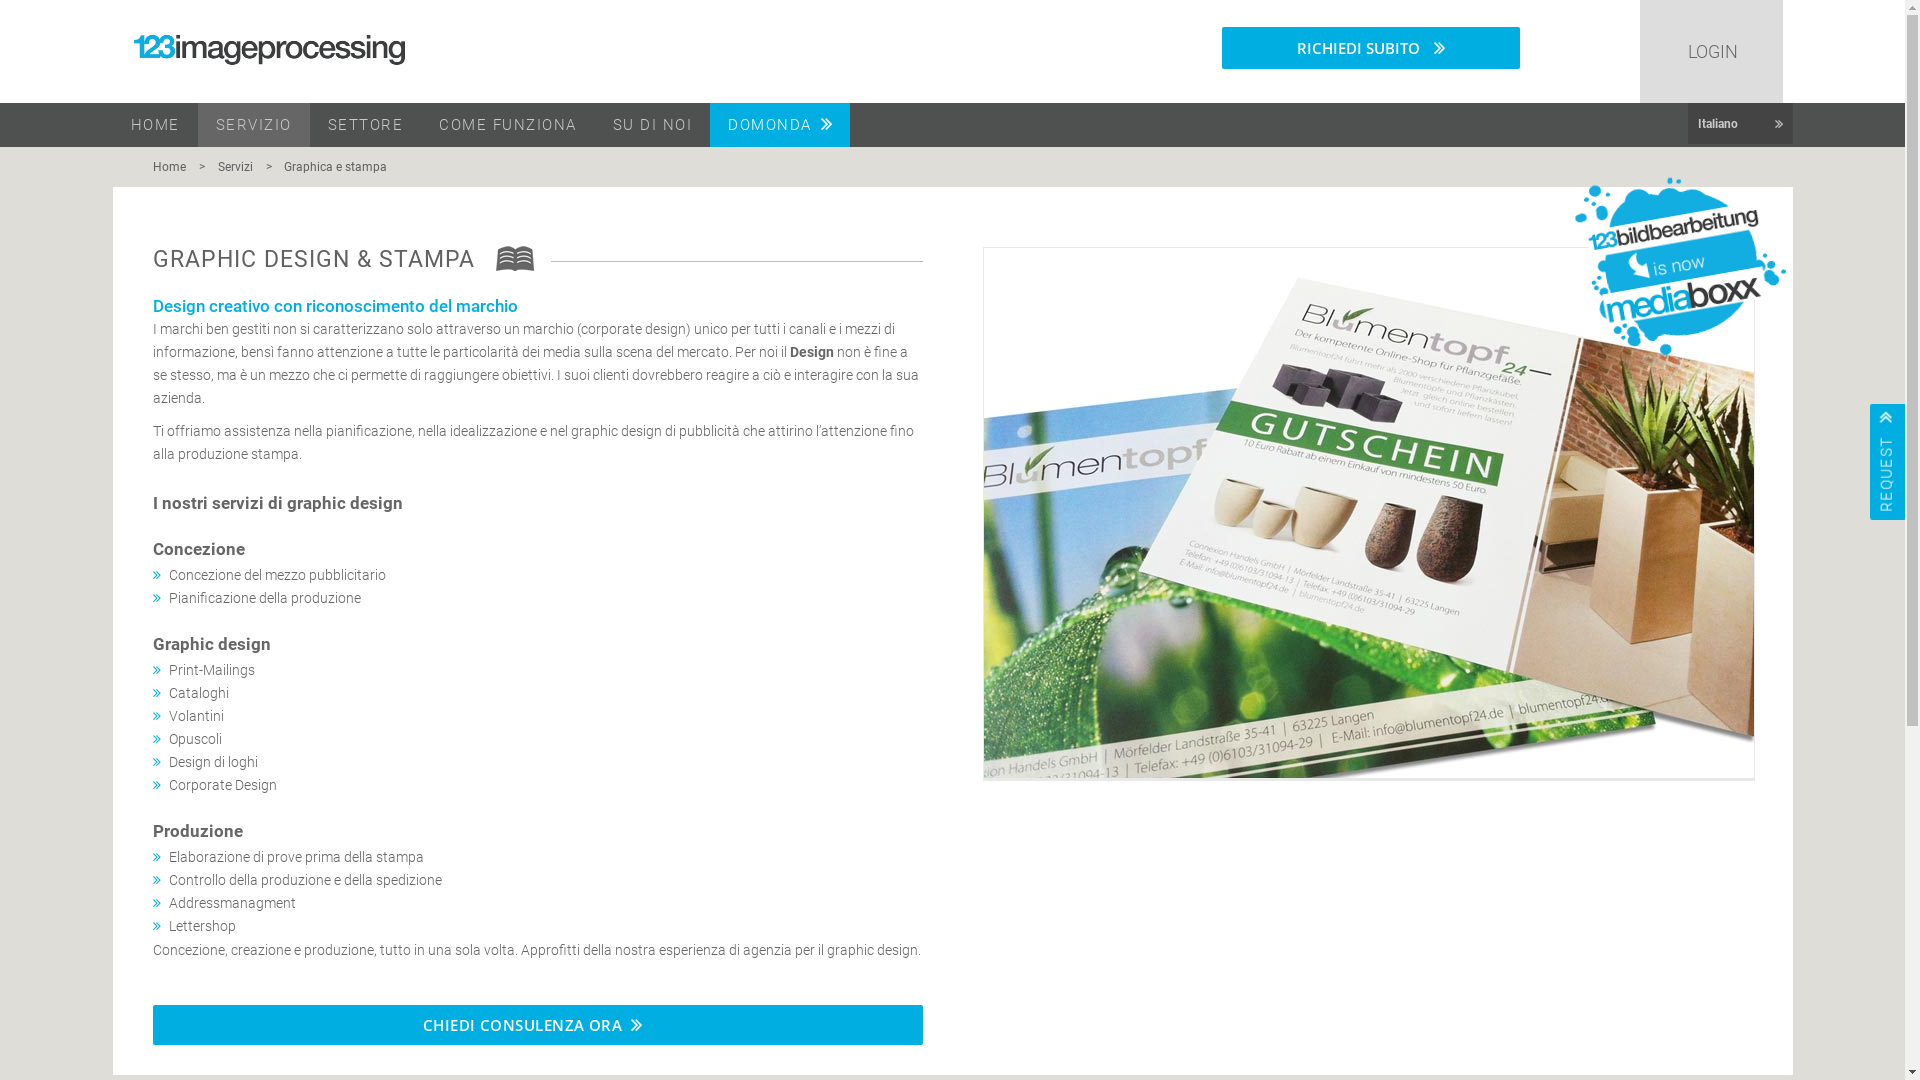  What do you see at coordinates (778, 124) in the screenshot?
I see `'DOMONDA'` at bounding box center [778, 124].